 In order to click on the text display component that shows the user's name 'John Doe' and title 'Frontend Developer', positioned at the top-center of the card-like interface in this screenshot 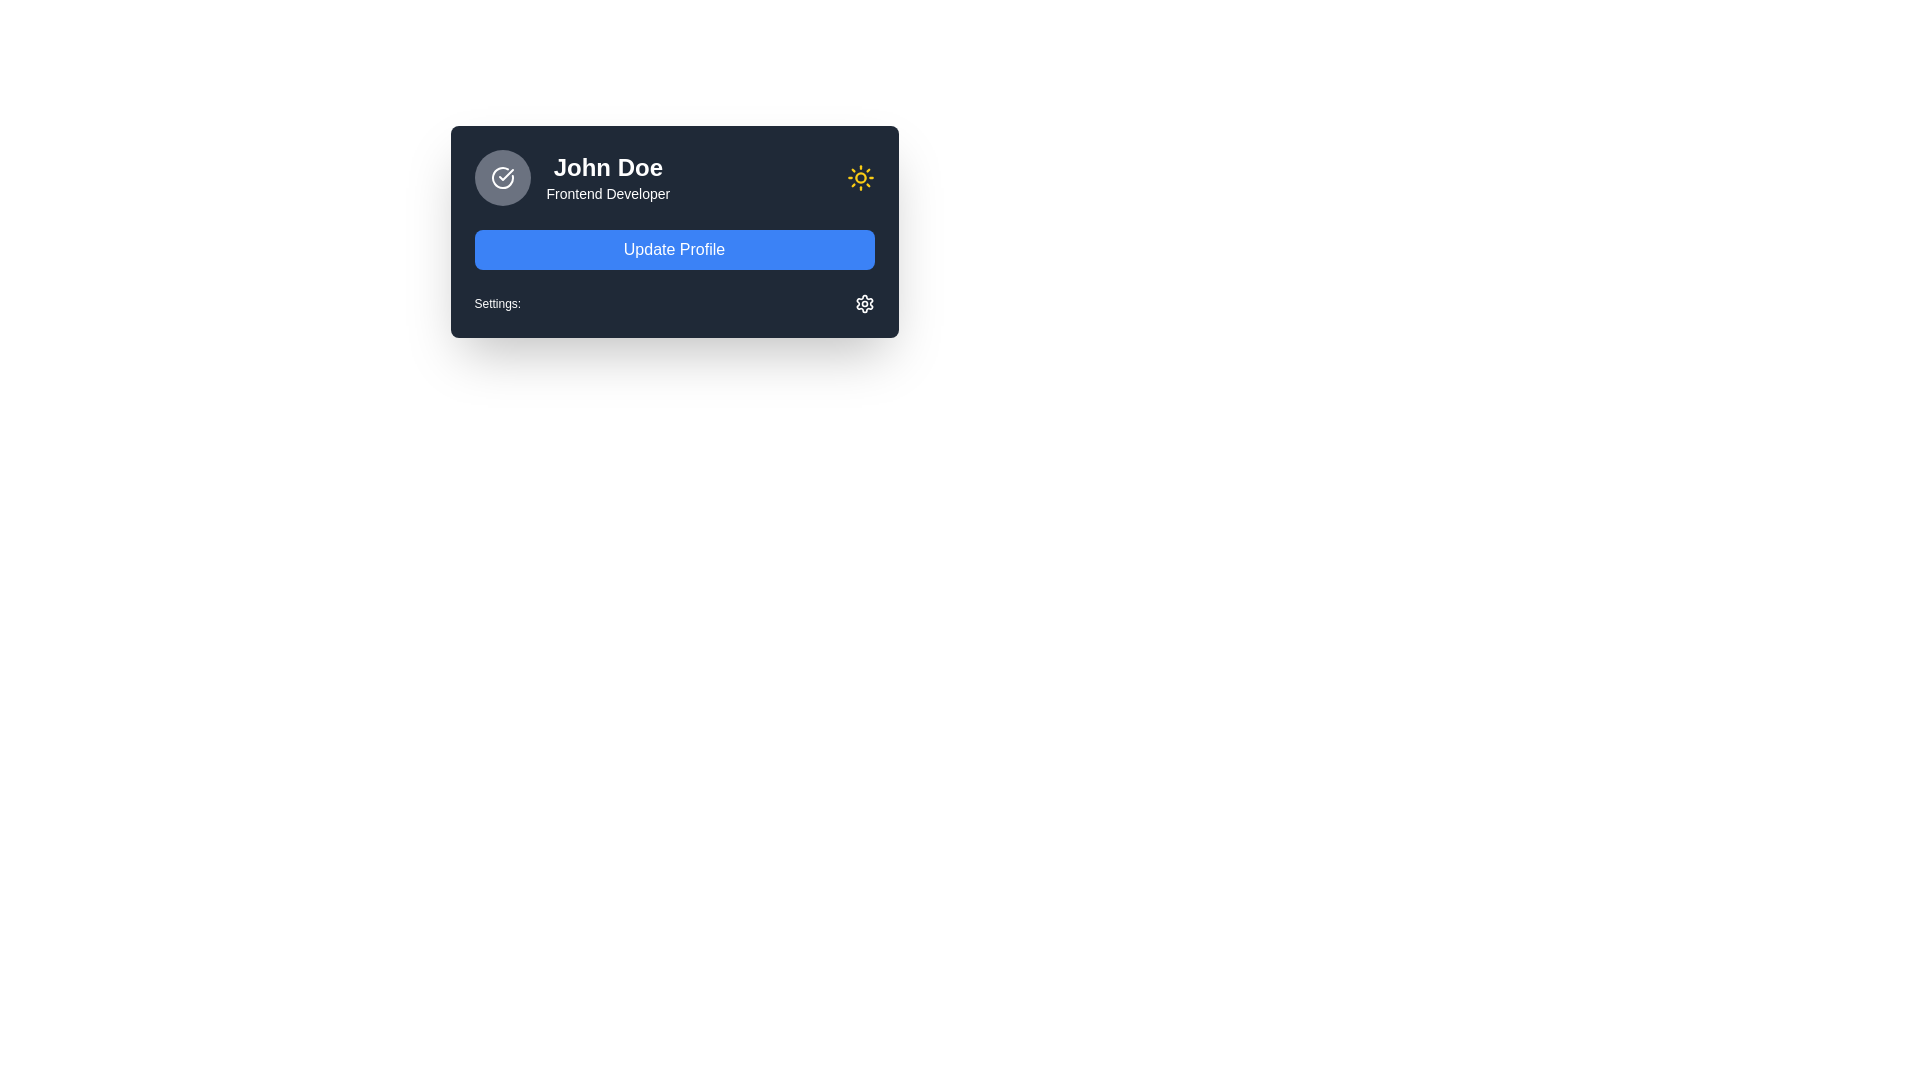, I will do `click(607, 176)`.